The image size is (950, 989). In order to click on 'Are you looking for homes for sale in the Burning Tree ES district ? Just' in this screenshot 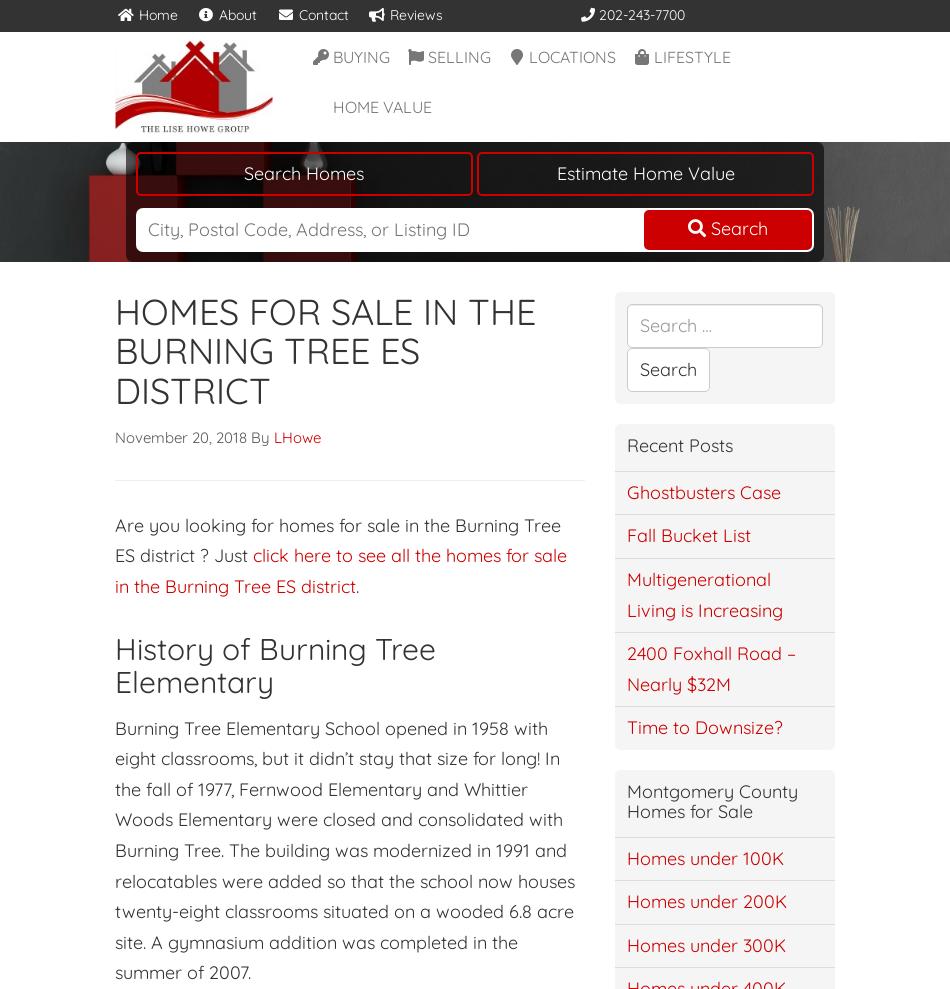, I will do `click(337, 539)`.